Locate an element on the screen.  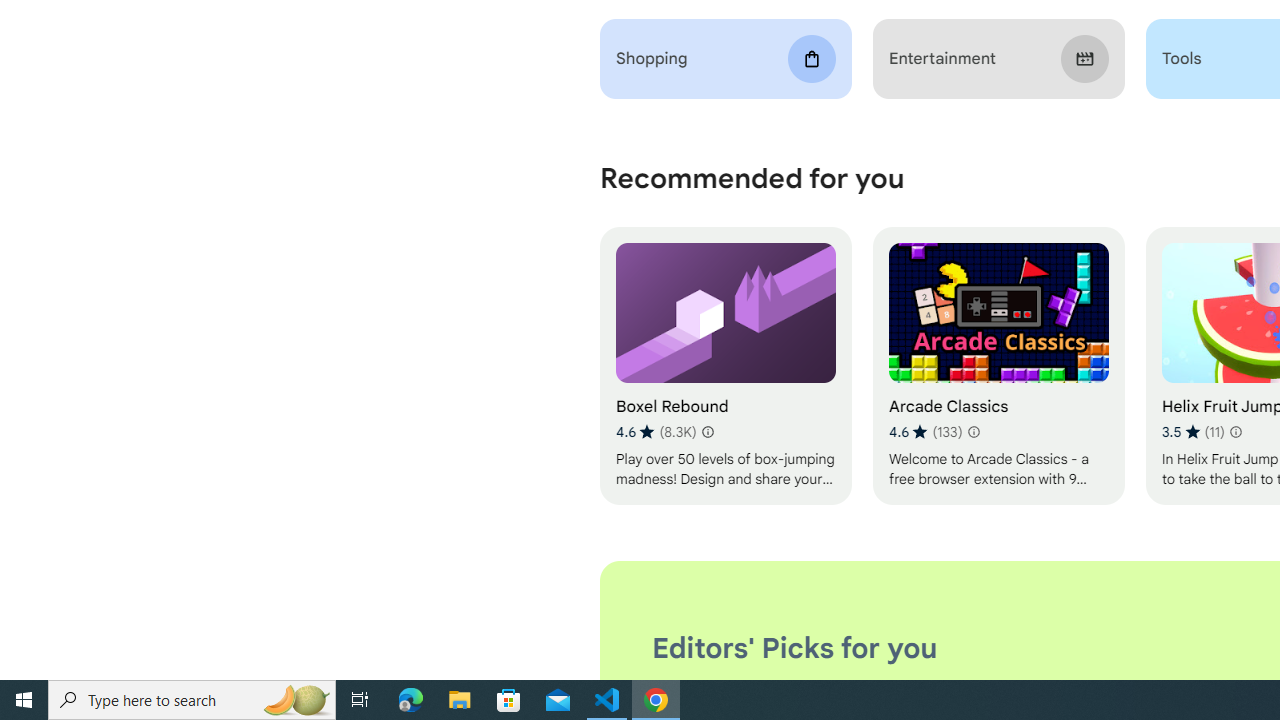
'Average rating 3.5 out of 5 stars. 11 ratings.' is located at coordinates (1192, 431).